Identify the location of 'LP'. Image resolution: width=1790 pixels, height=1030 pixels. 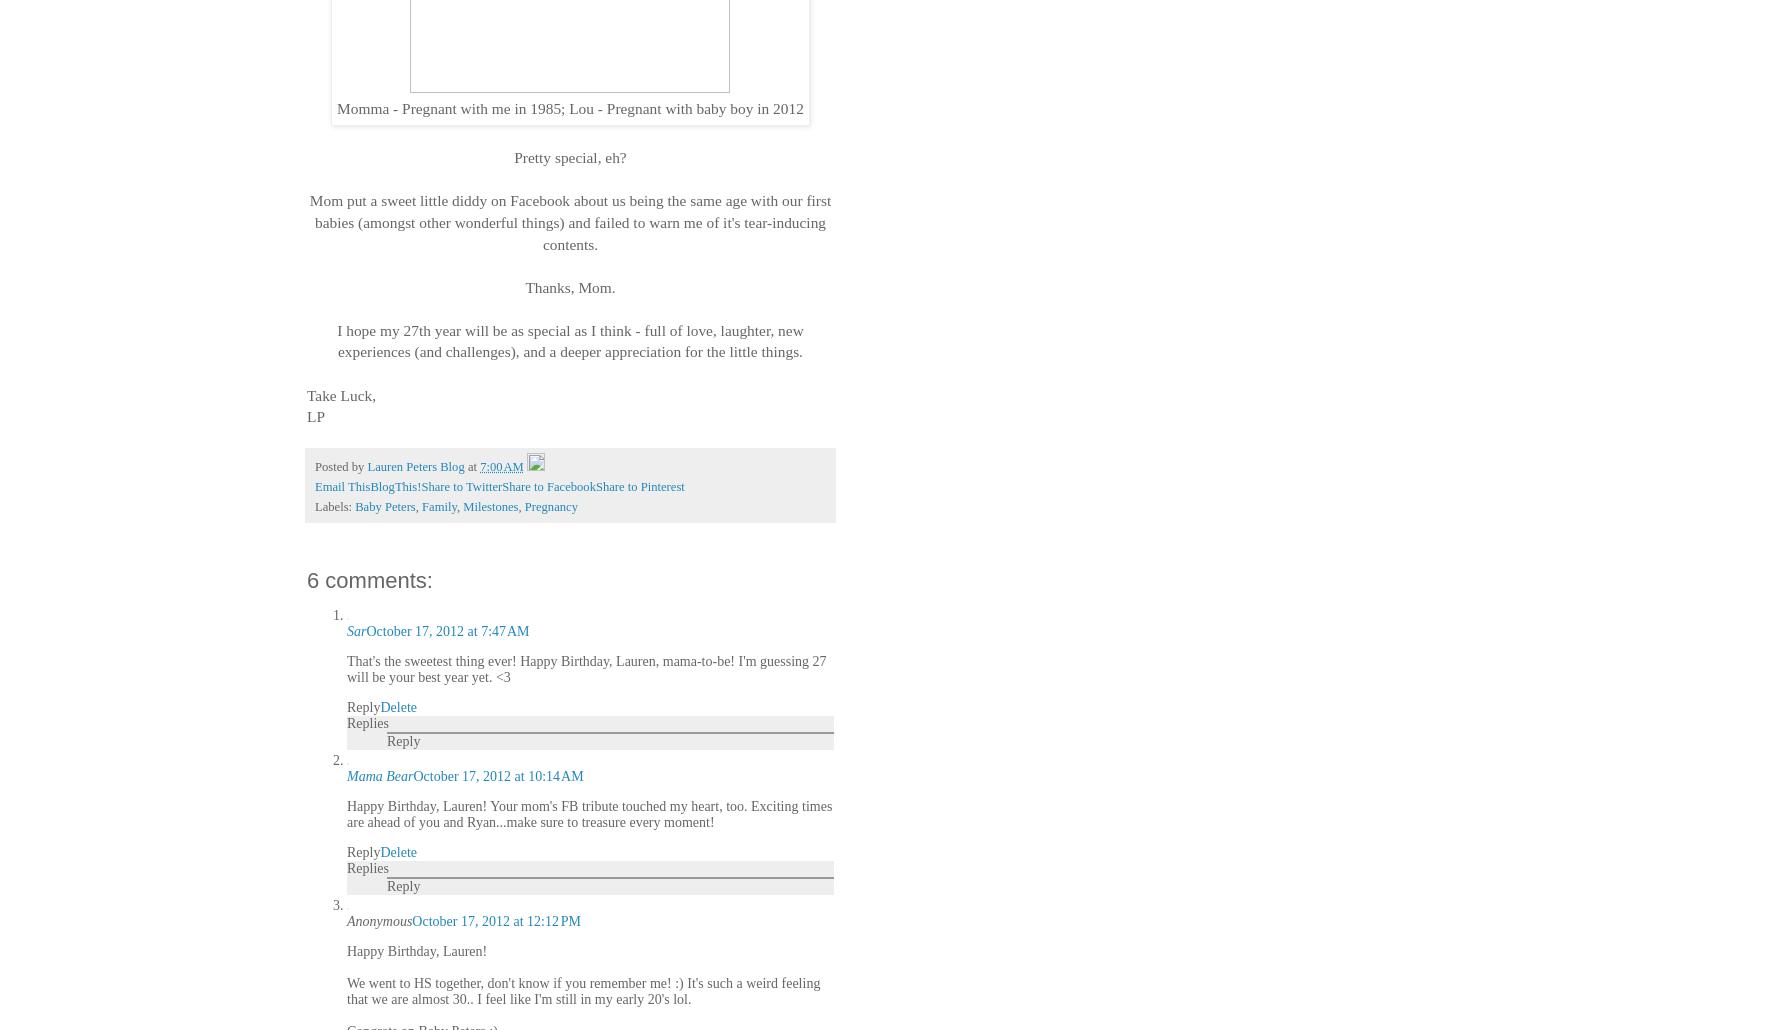
(315, 416).